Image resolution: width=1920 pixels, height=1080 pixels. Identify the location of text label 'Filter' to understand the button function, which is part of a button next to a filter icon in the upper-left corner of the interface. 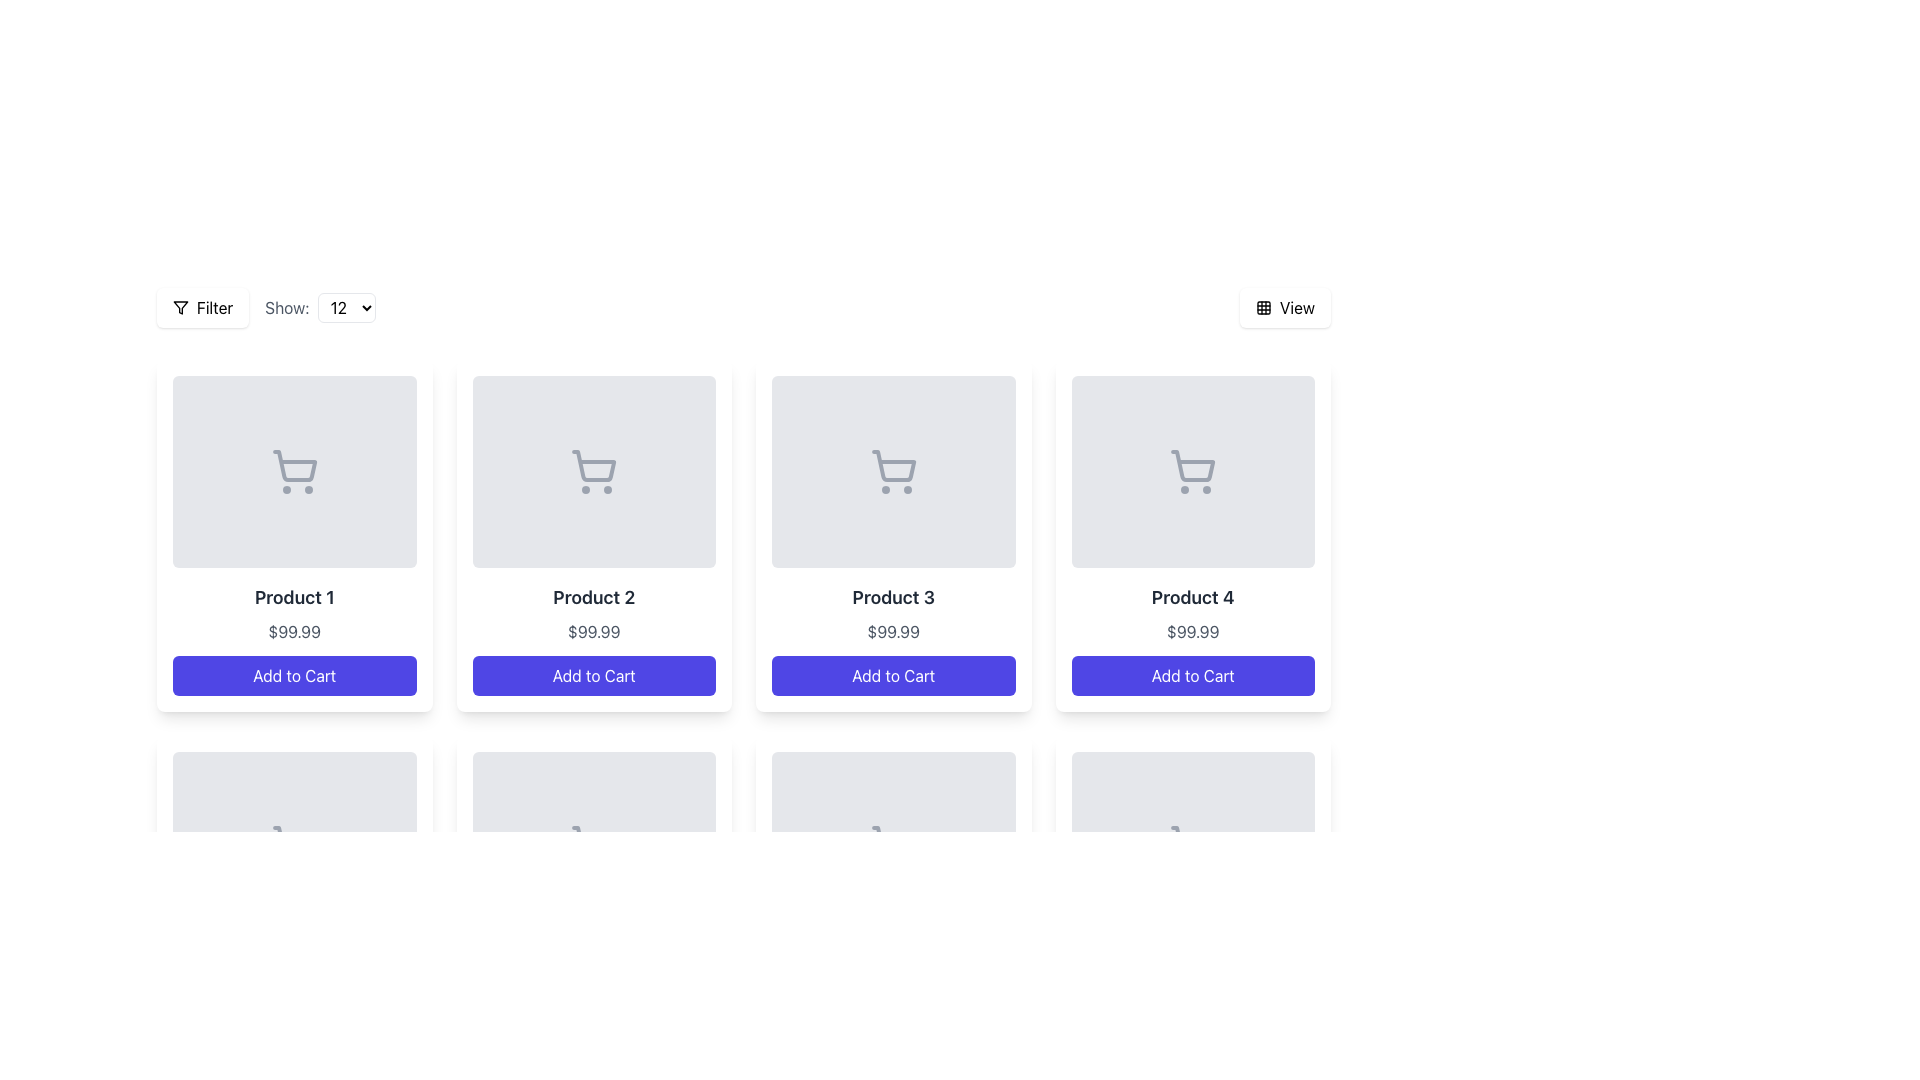
(215, 308).